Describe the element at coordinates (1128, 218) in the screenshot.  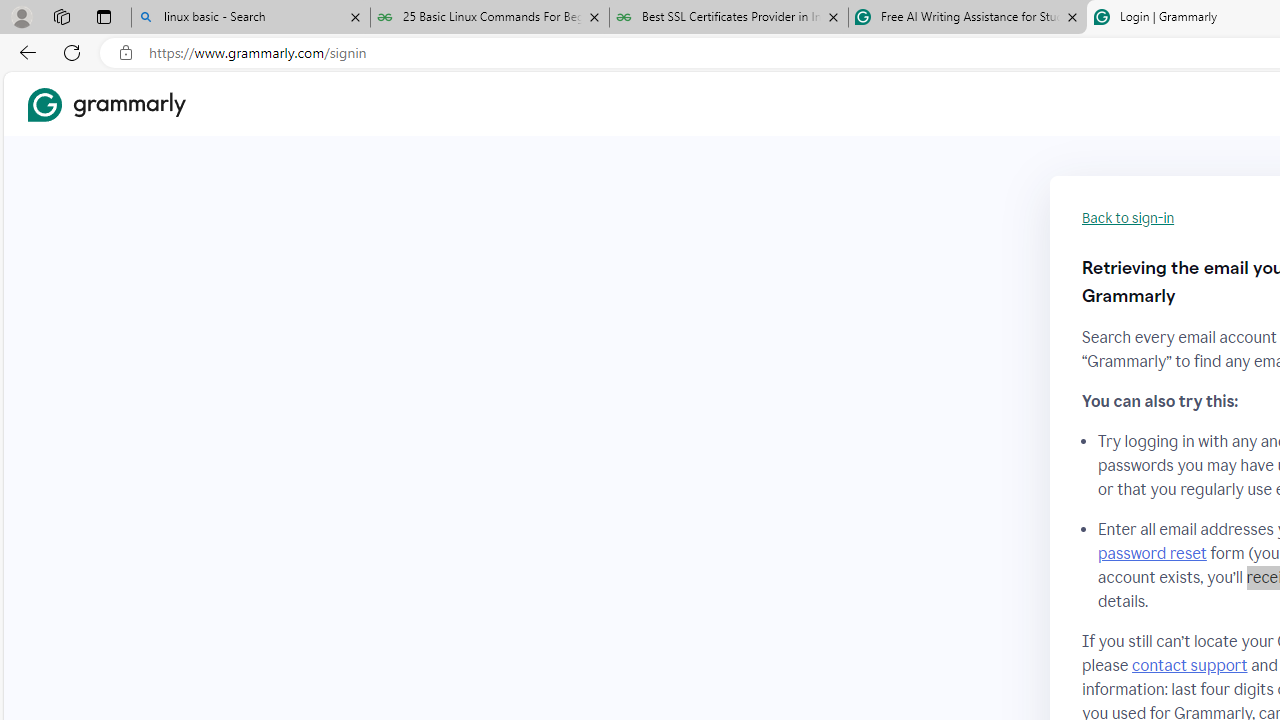
I see `'Back to sign-in'` at that location.